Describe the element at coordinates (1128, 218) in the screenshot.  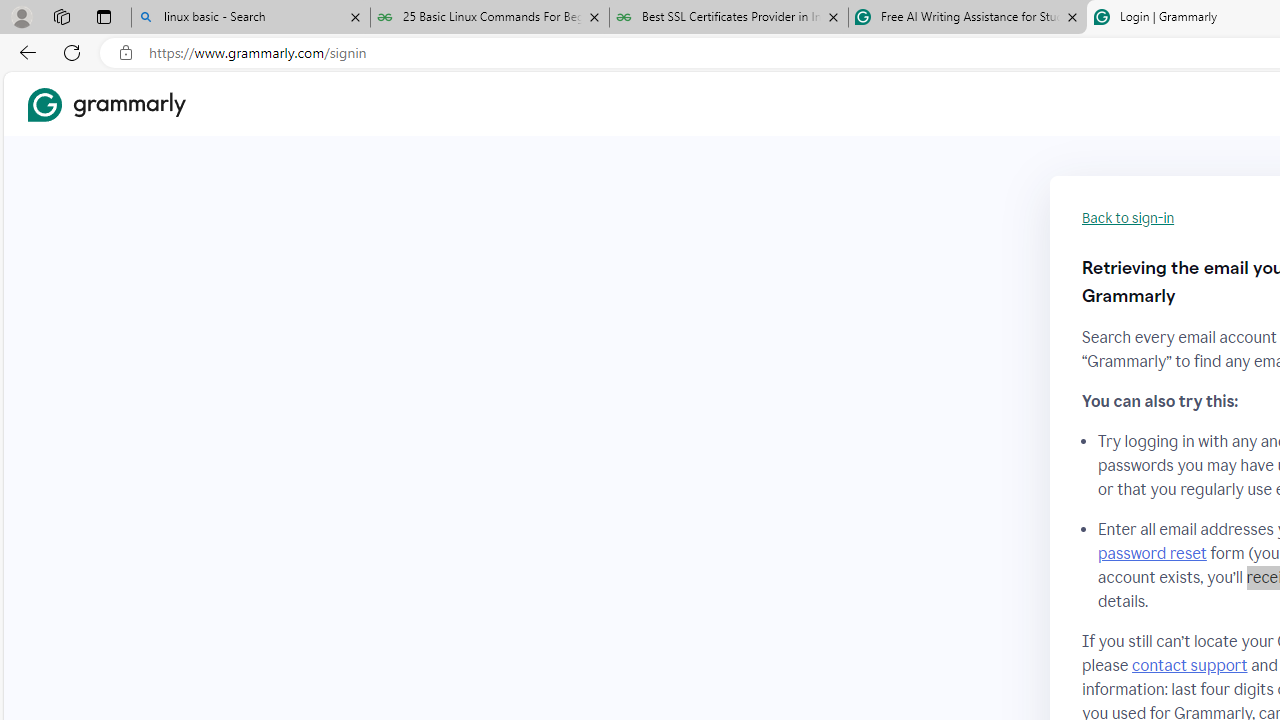
I see `'Back to sign-in'` at that location.